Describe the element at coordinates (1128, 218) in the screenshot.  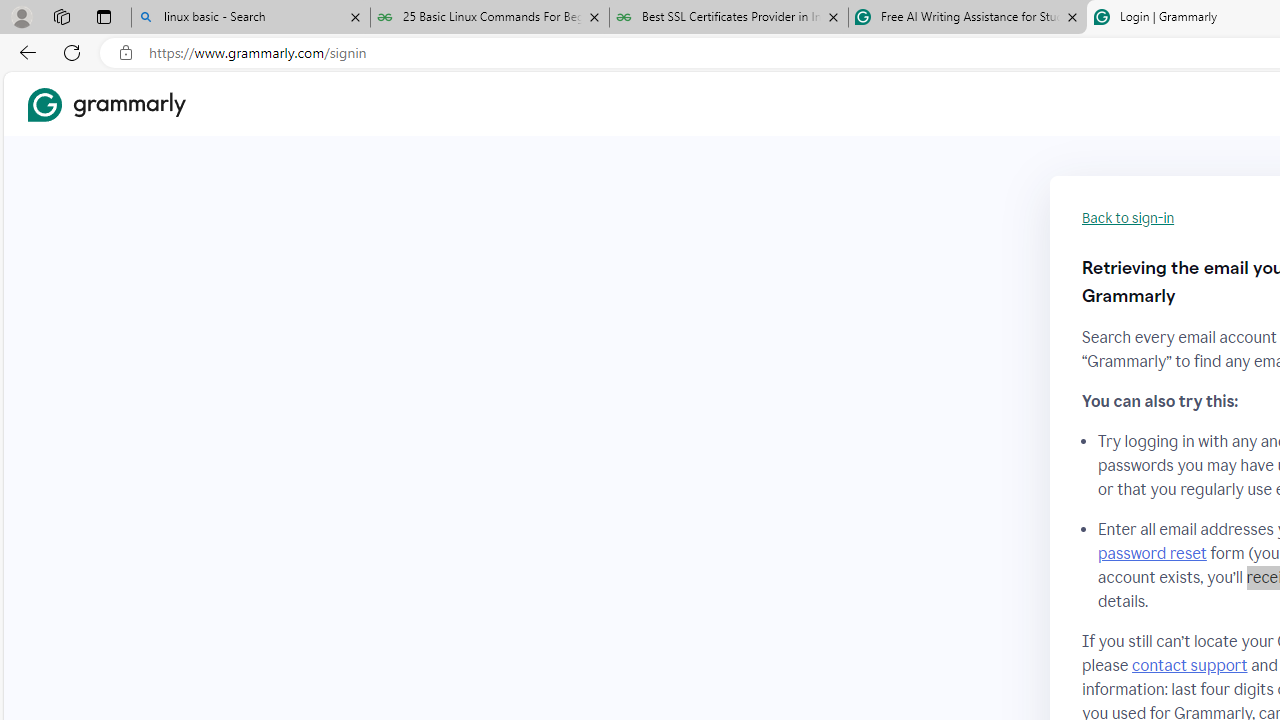
I see `'Back to sign-in'` at that location.